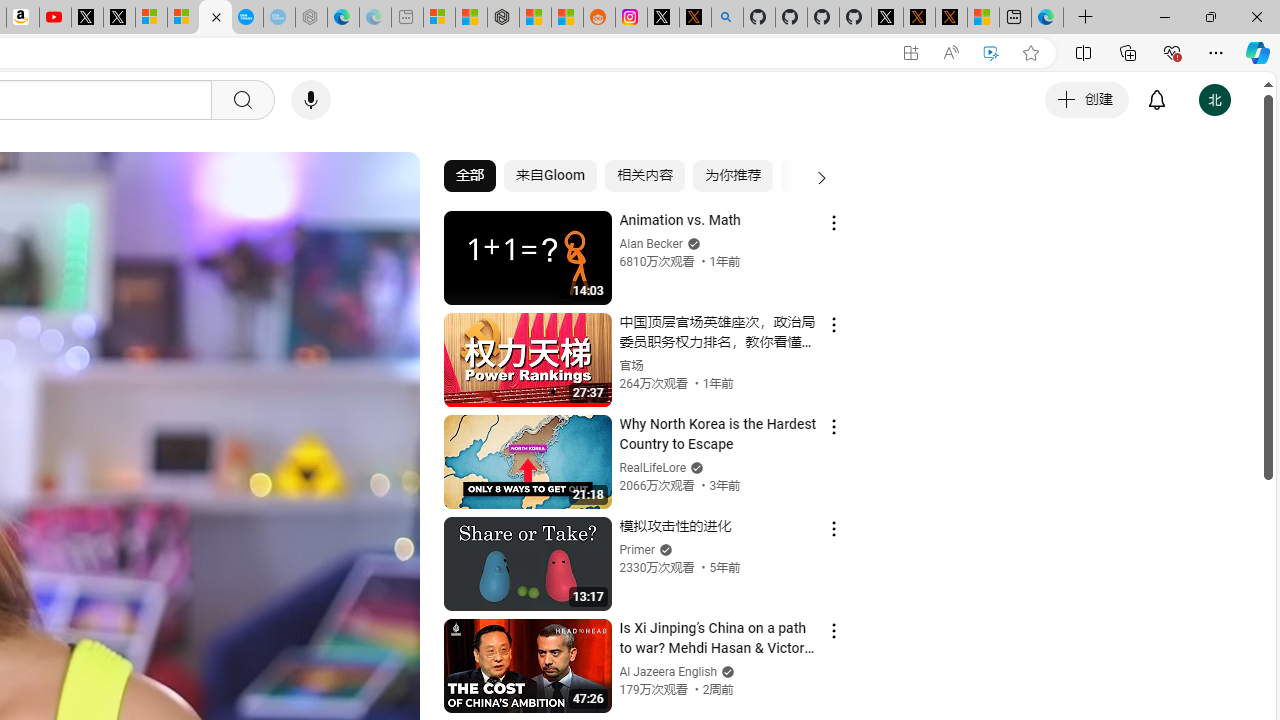  Describe the element at coordinates (1215, 51) in the screenshot. I see `'Settings and more (Alt+F)'` at that location.